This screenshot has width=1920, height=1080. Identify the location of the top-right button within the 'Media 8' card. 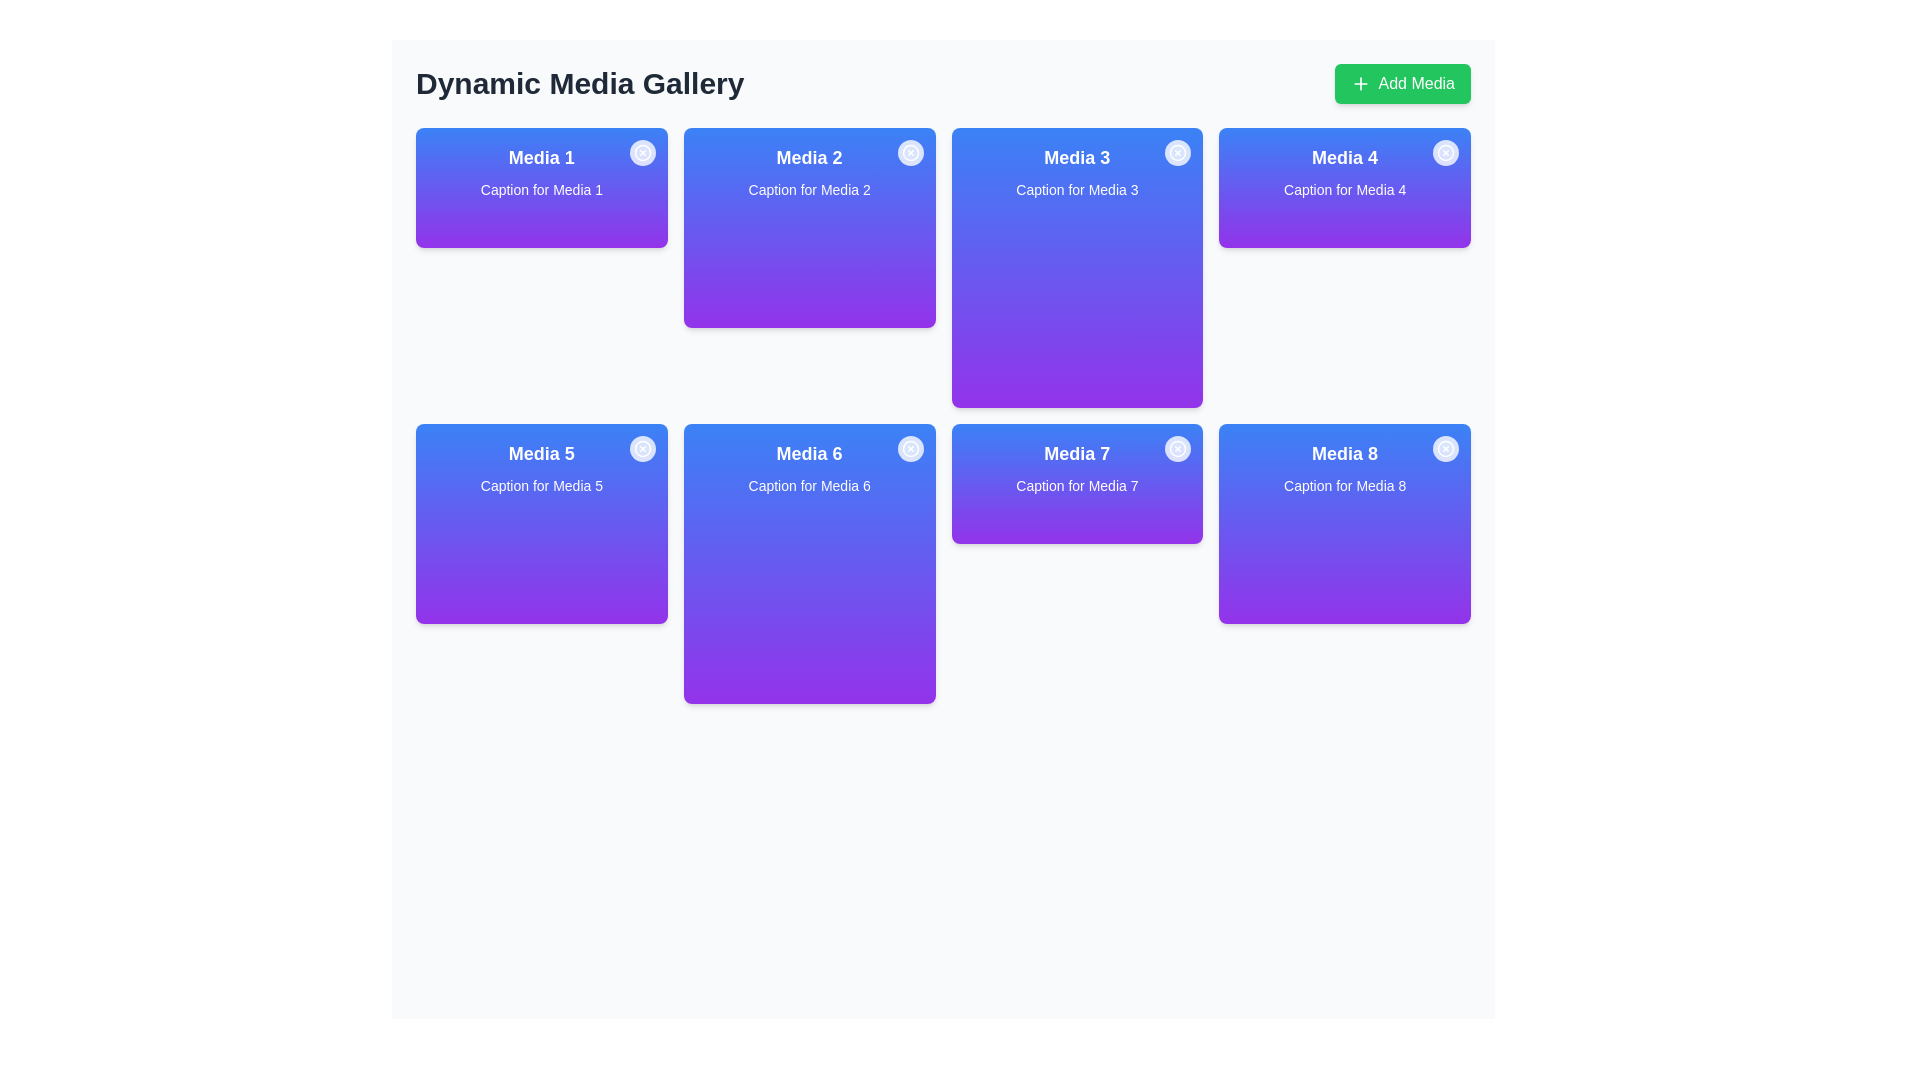
(1445, 450).